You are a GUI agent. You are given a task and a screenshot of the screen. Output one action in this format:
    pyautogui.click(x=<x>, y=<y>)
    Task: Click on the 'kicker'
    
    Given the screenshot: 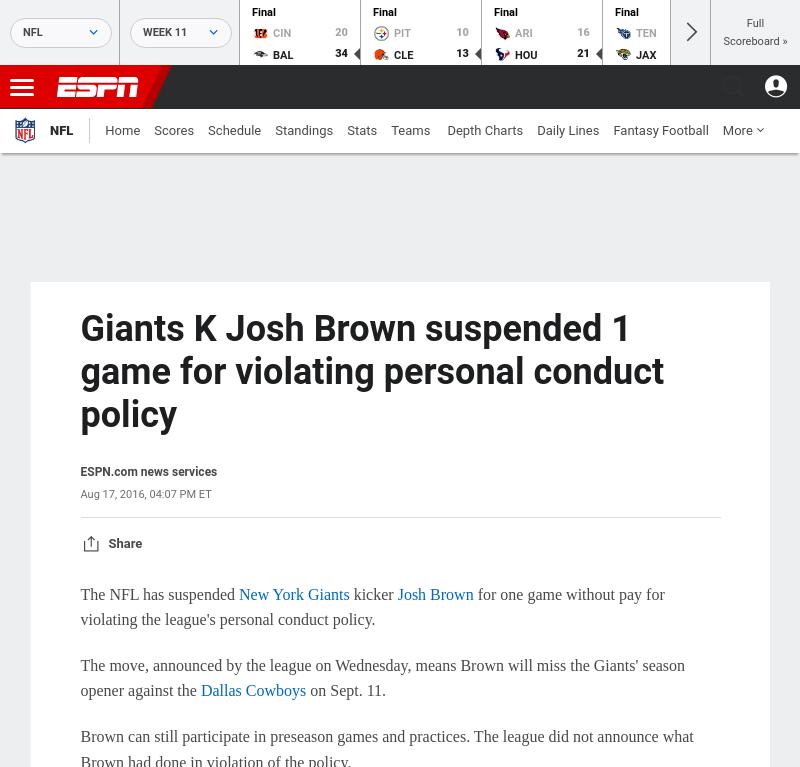 What is the action you would take?
    pyautogui.click(x=372, y=592)
    